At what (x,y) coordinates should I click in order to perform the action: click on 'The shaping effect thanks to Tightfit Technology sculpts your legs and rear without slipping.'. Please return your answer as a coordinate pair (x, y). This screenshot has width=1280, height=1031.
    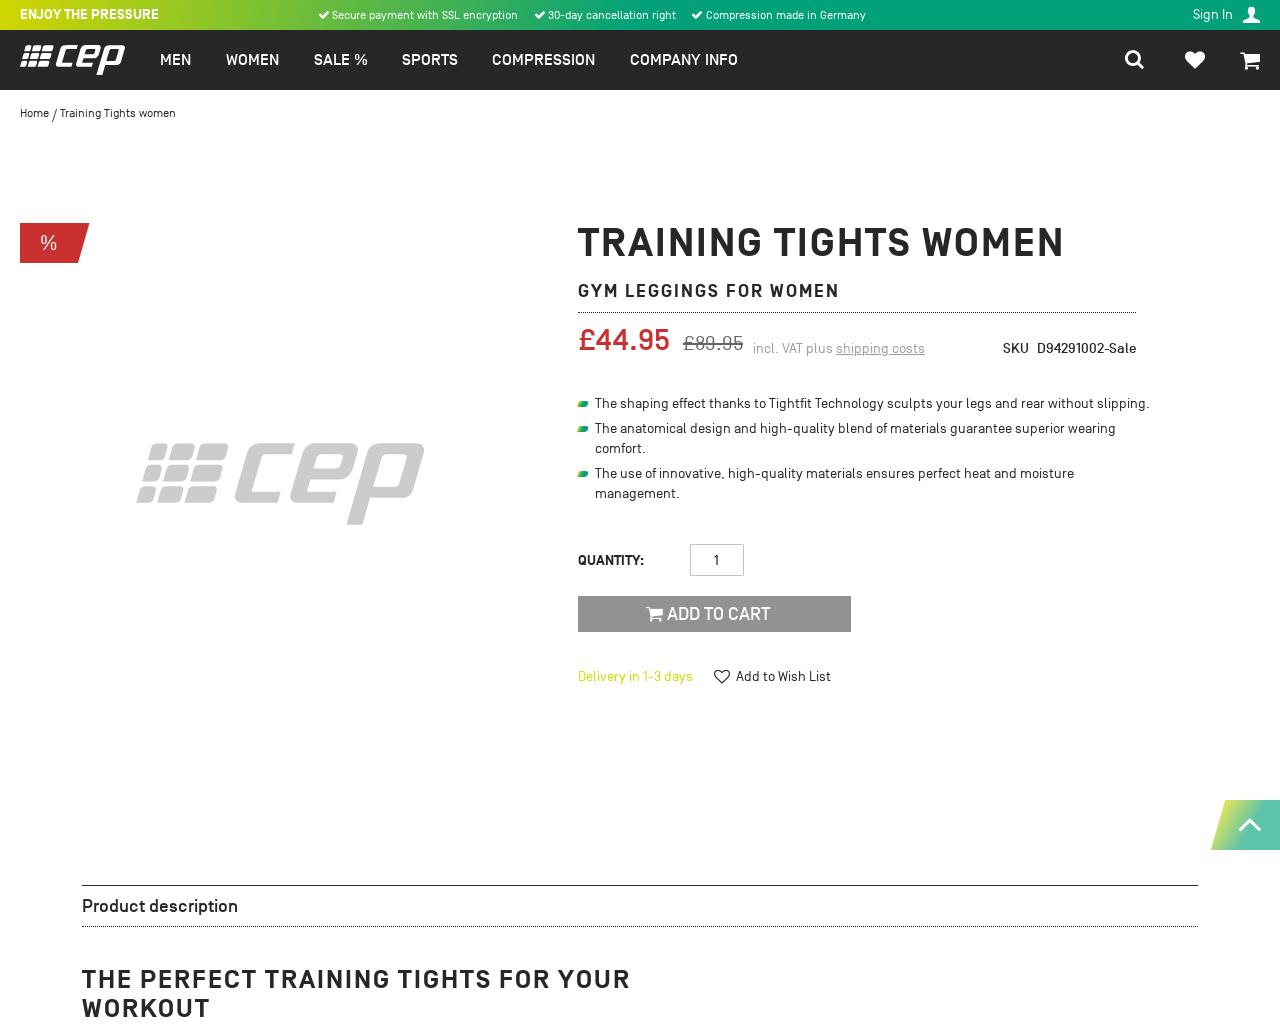
    Looking at the image, I should click on (872, 402).